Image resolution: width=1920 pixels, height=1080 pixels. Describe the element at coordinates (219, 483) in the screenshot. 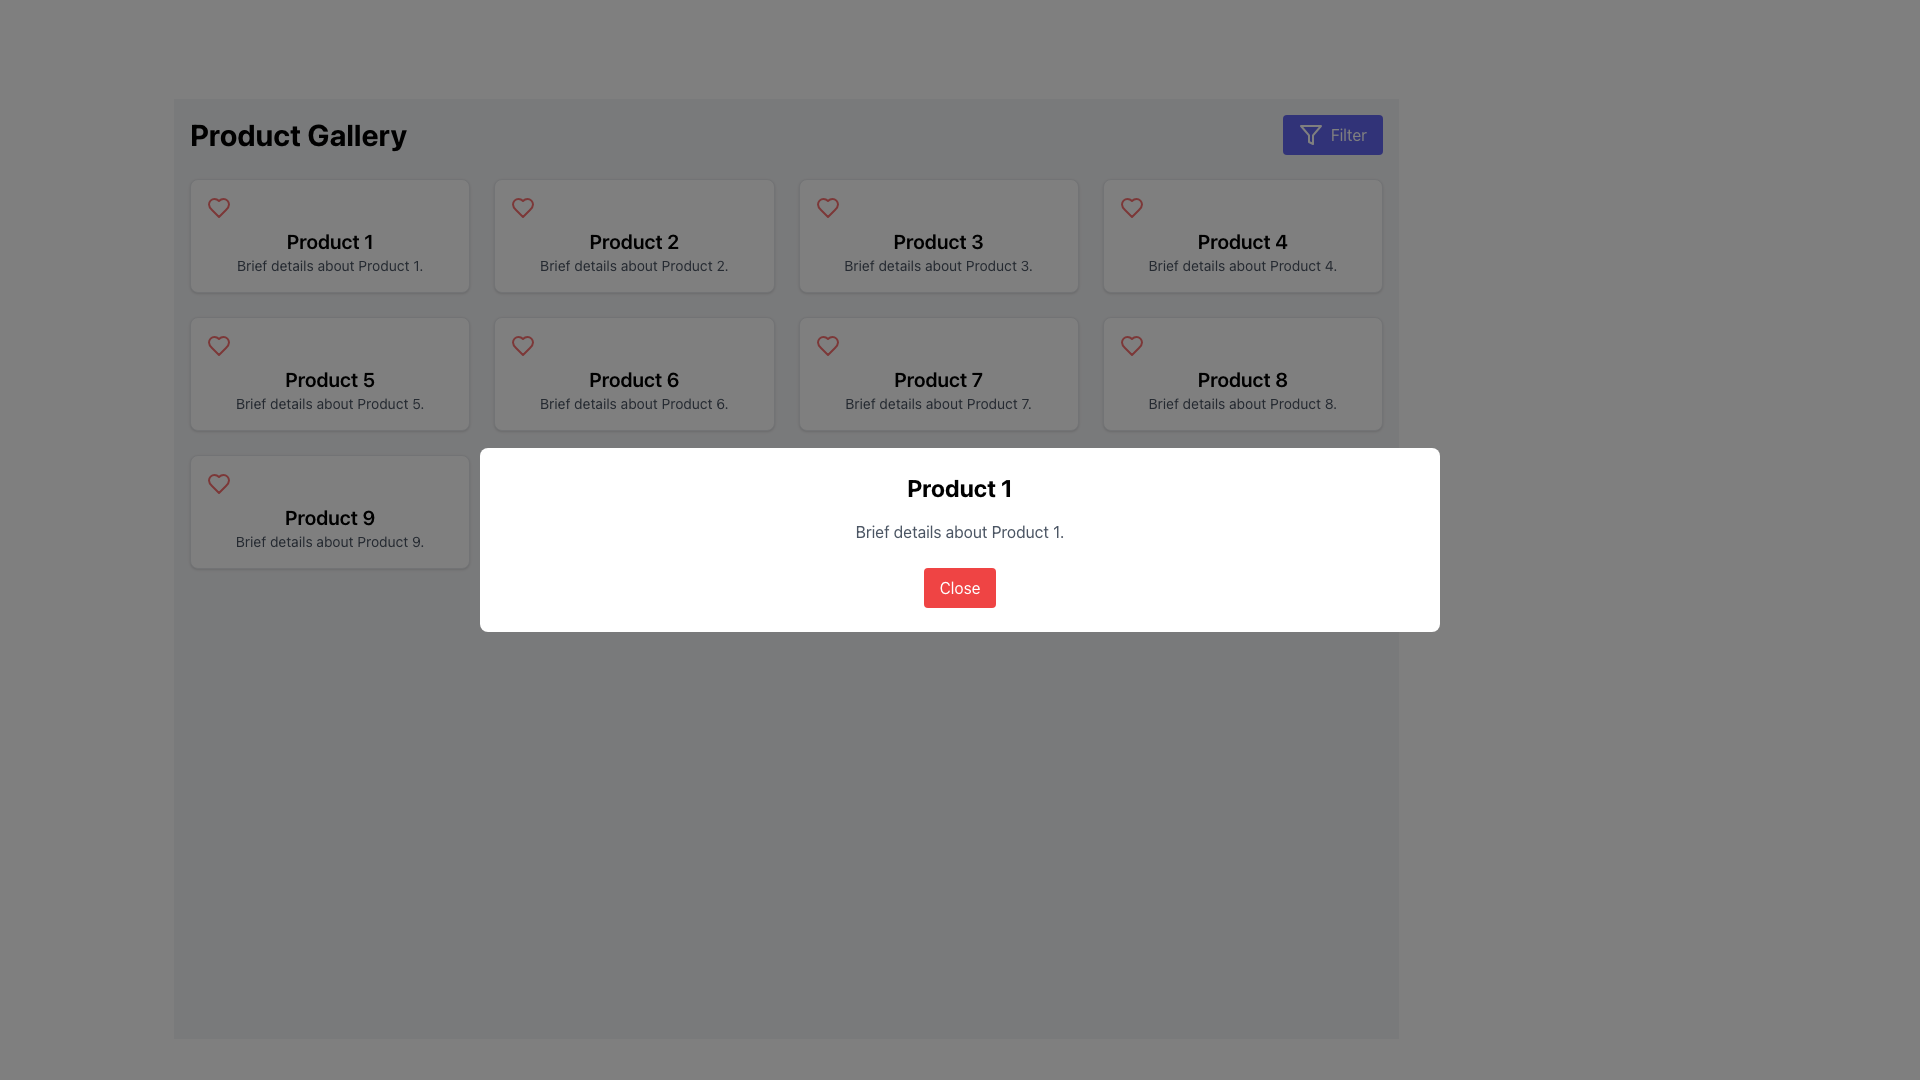

I see `the red heart-shaped icon button located in the bottom row of the product grid for 'Product 9'` at that location.